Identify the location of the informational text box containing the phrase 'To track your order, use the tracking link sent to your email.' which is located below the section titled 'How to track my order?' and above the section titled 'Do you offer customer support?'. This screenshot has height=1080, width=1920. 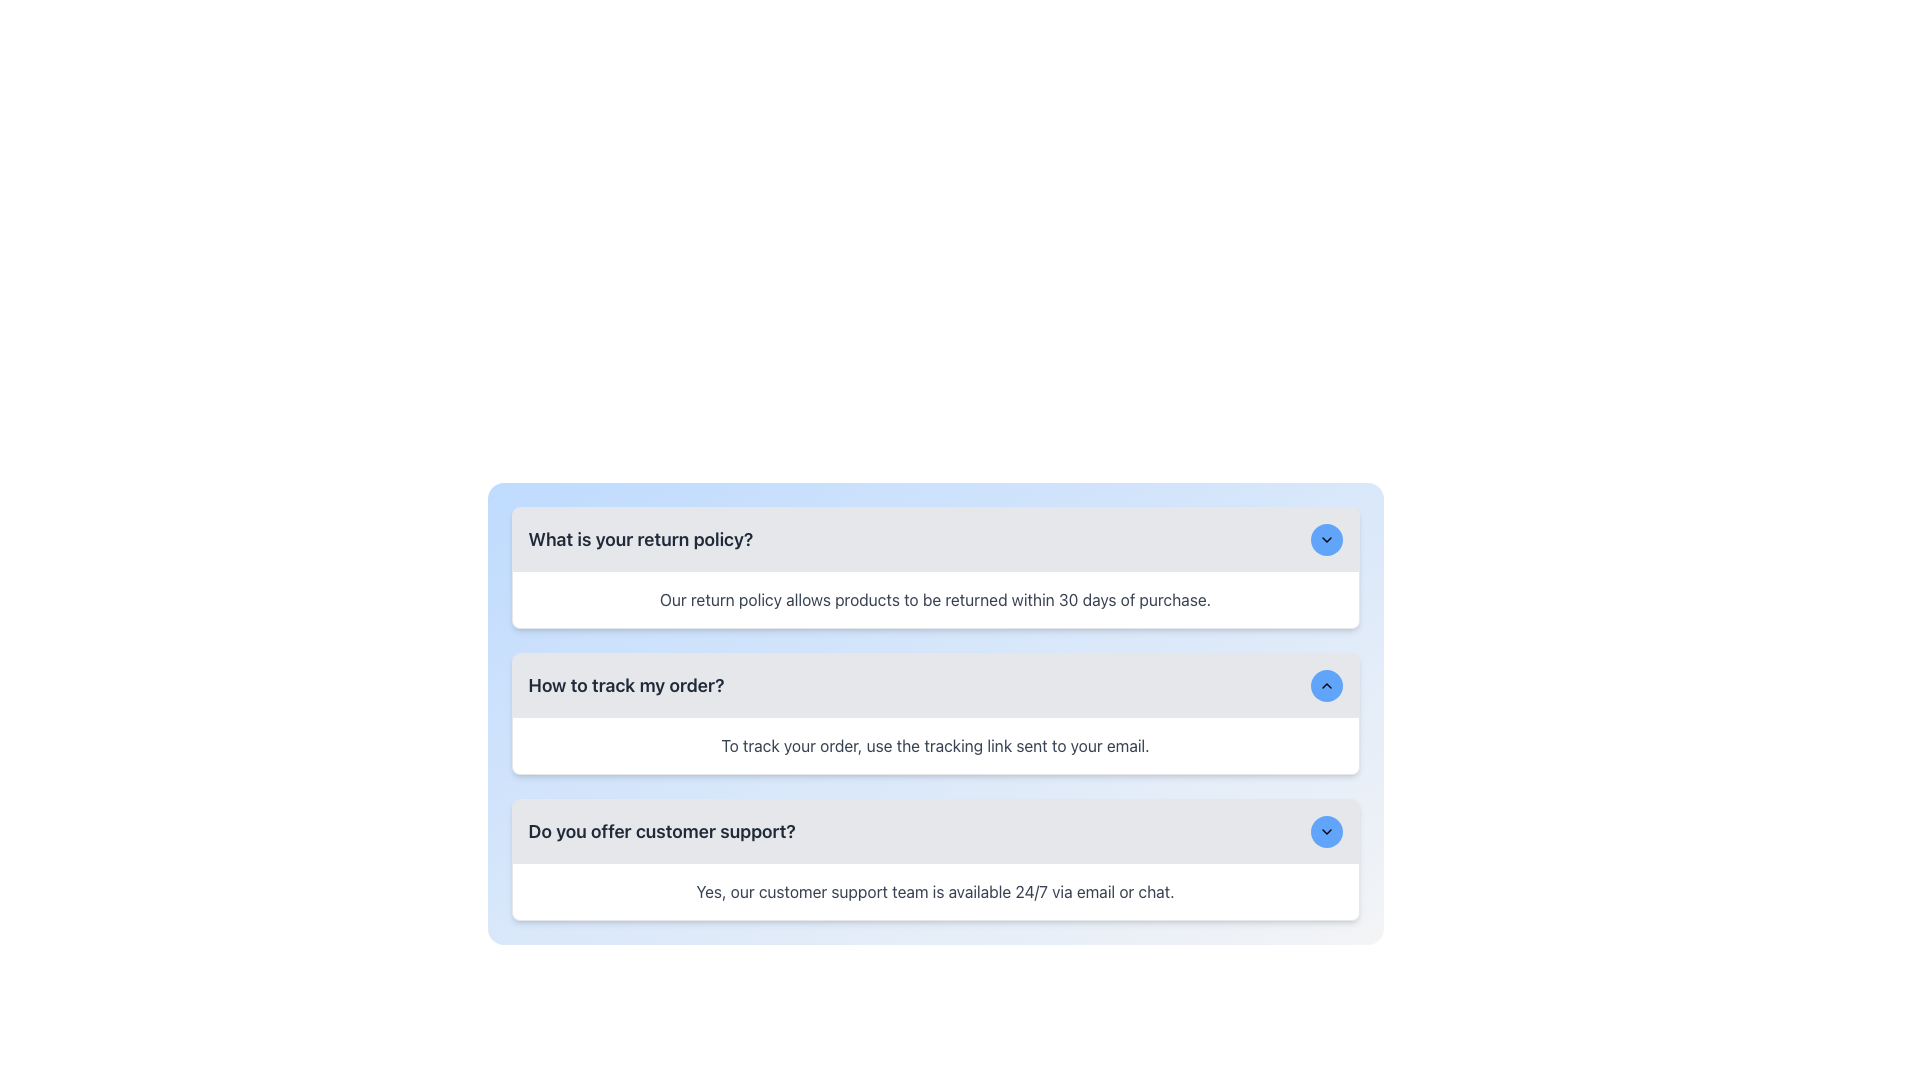
(934, 745).